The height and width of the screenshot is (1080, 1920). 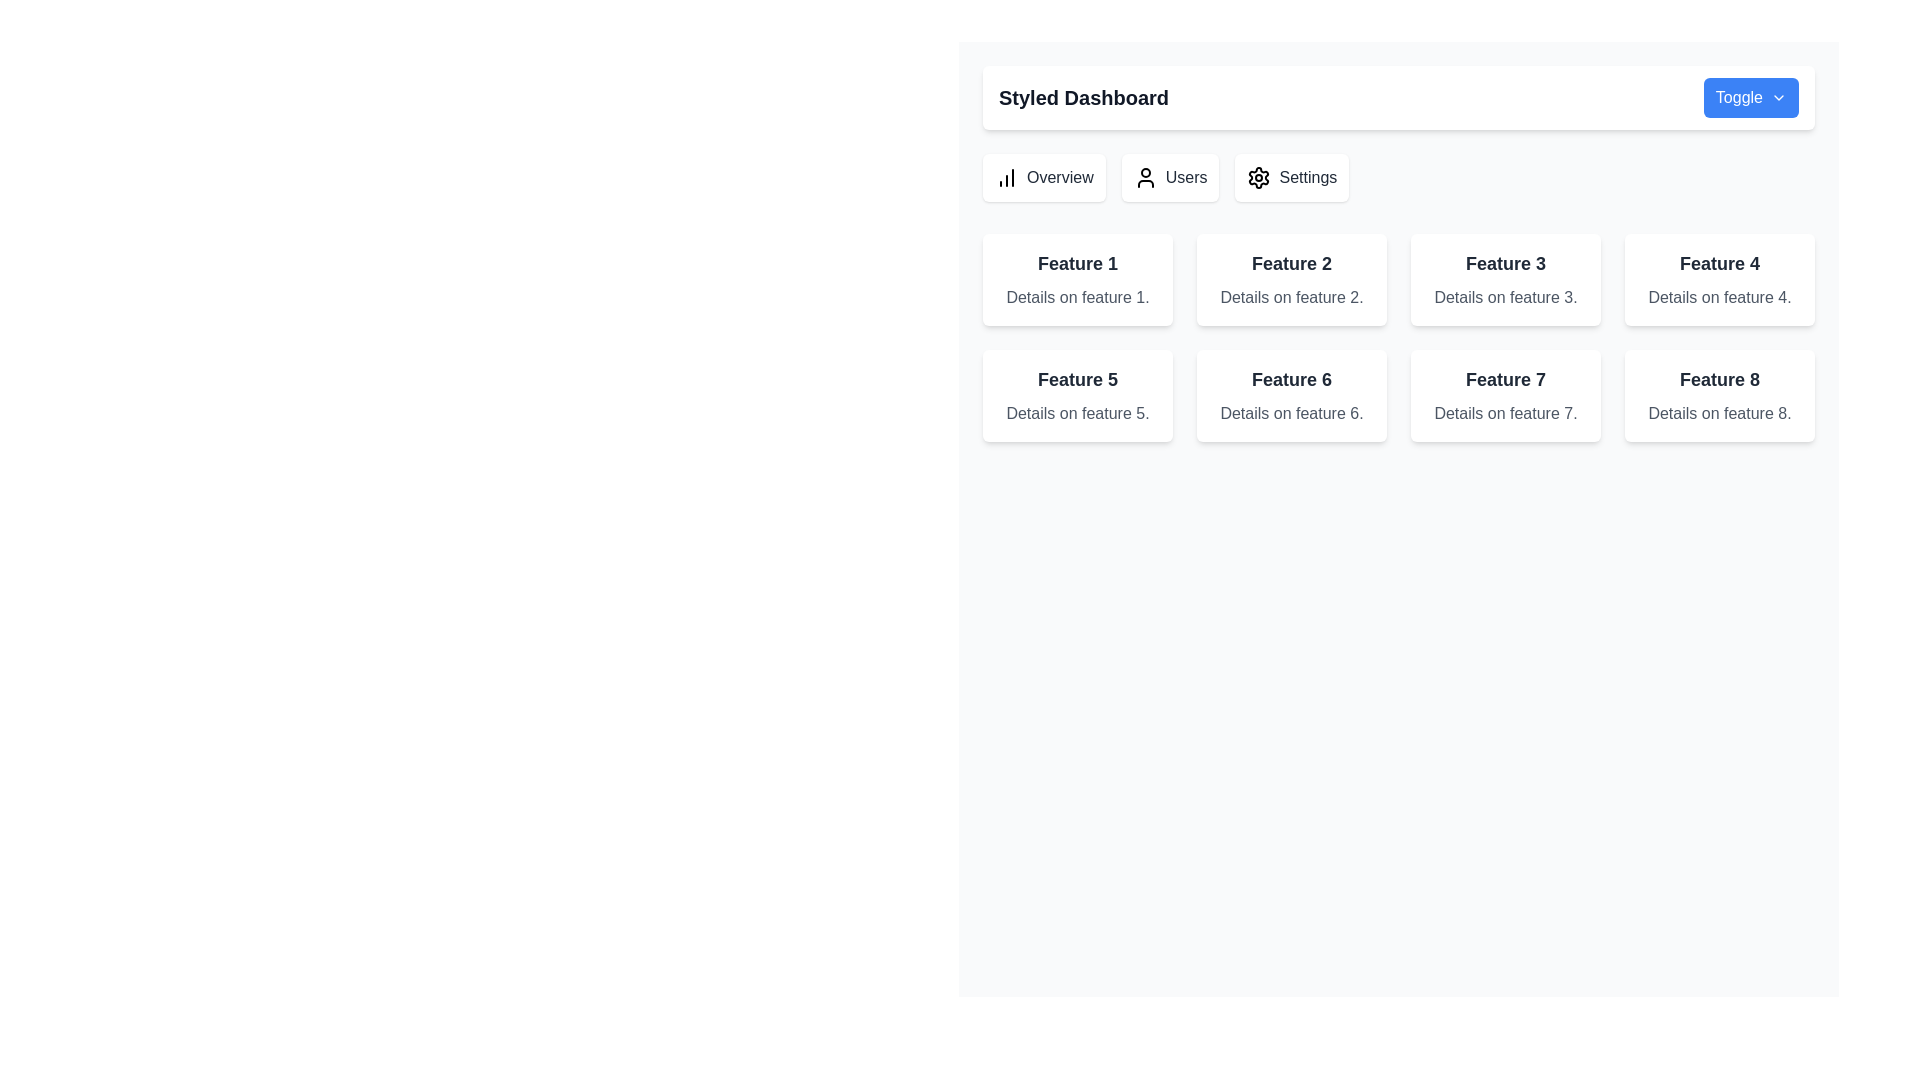 I want to click on the chevron down icon located at the top-right corner of the interface within the 'Toggle' button, so click(x=1779, y=97).